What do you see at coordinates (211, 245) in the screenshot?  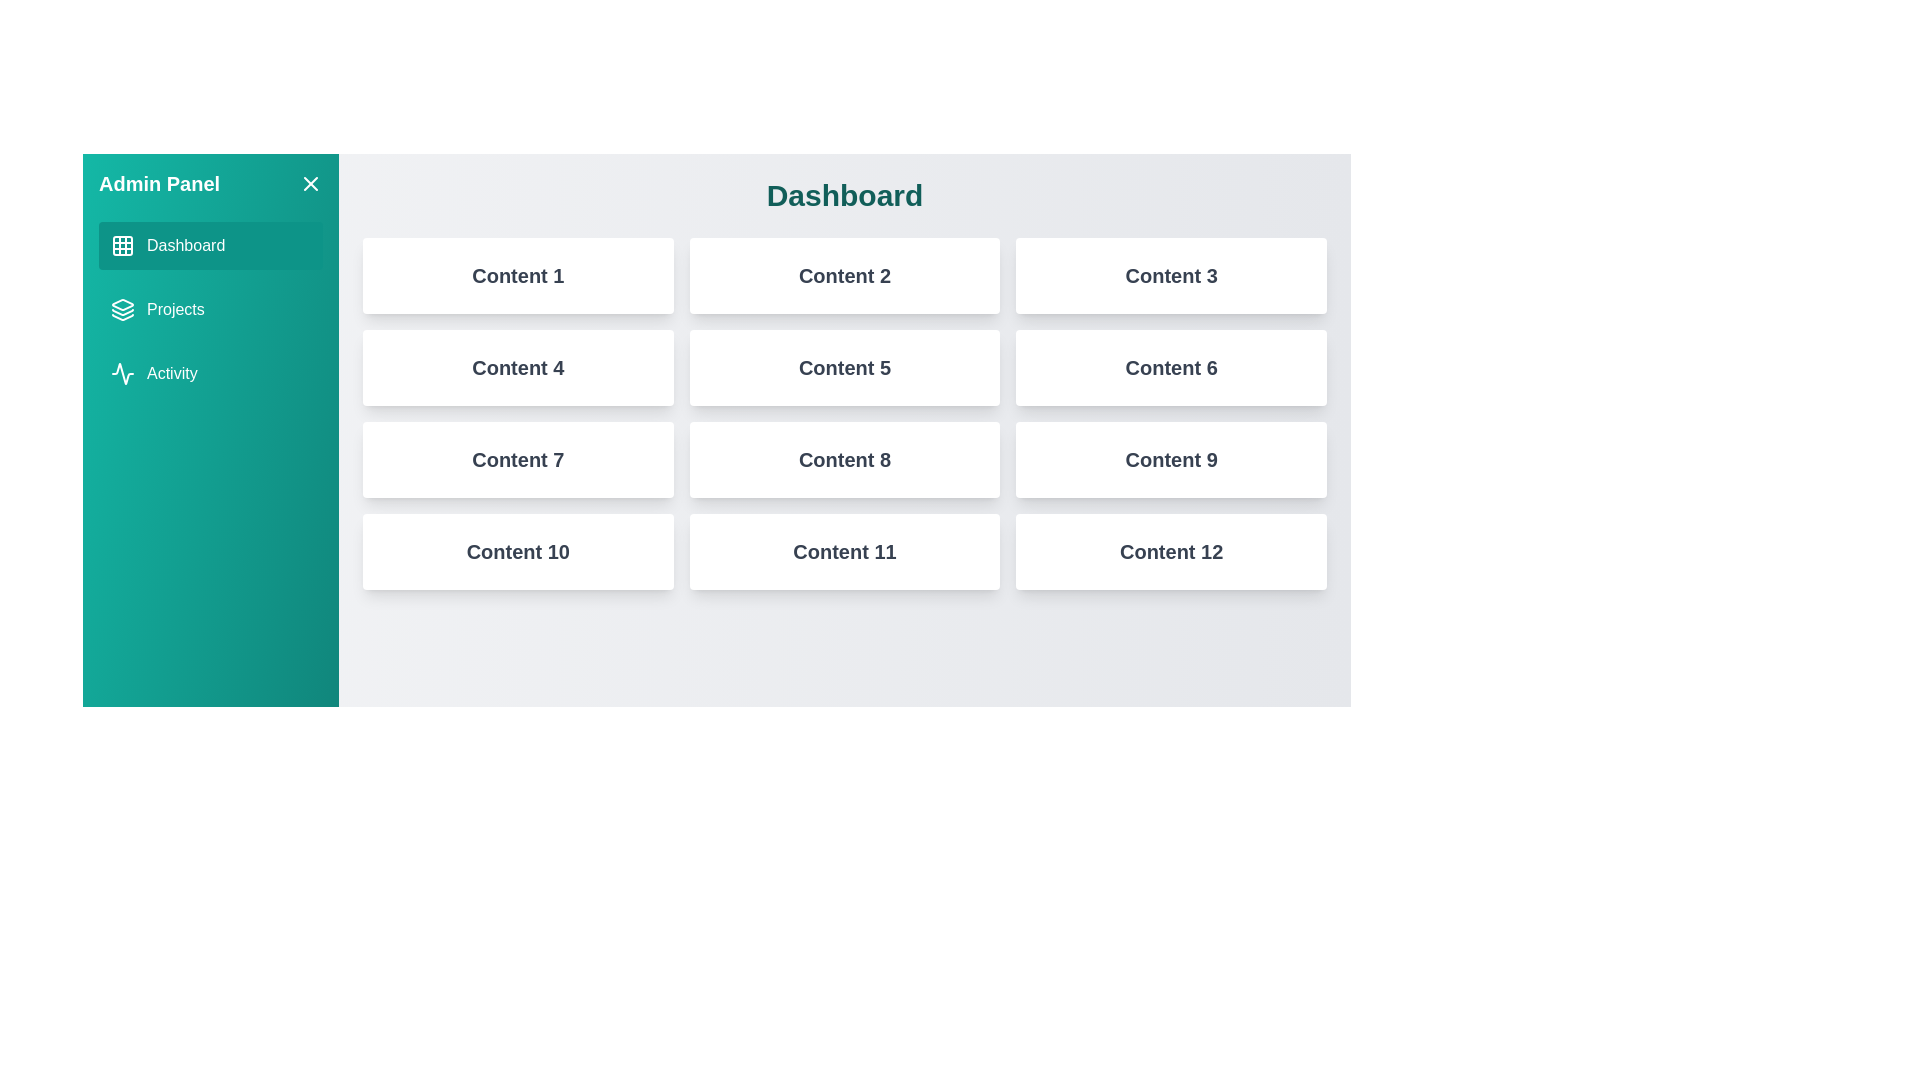 I see `the tab Dashboard from the menu` at bounding box center [211, 245].